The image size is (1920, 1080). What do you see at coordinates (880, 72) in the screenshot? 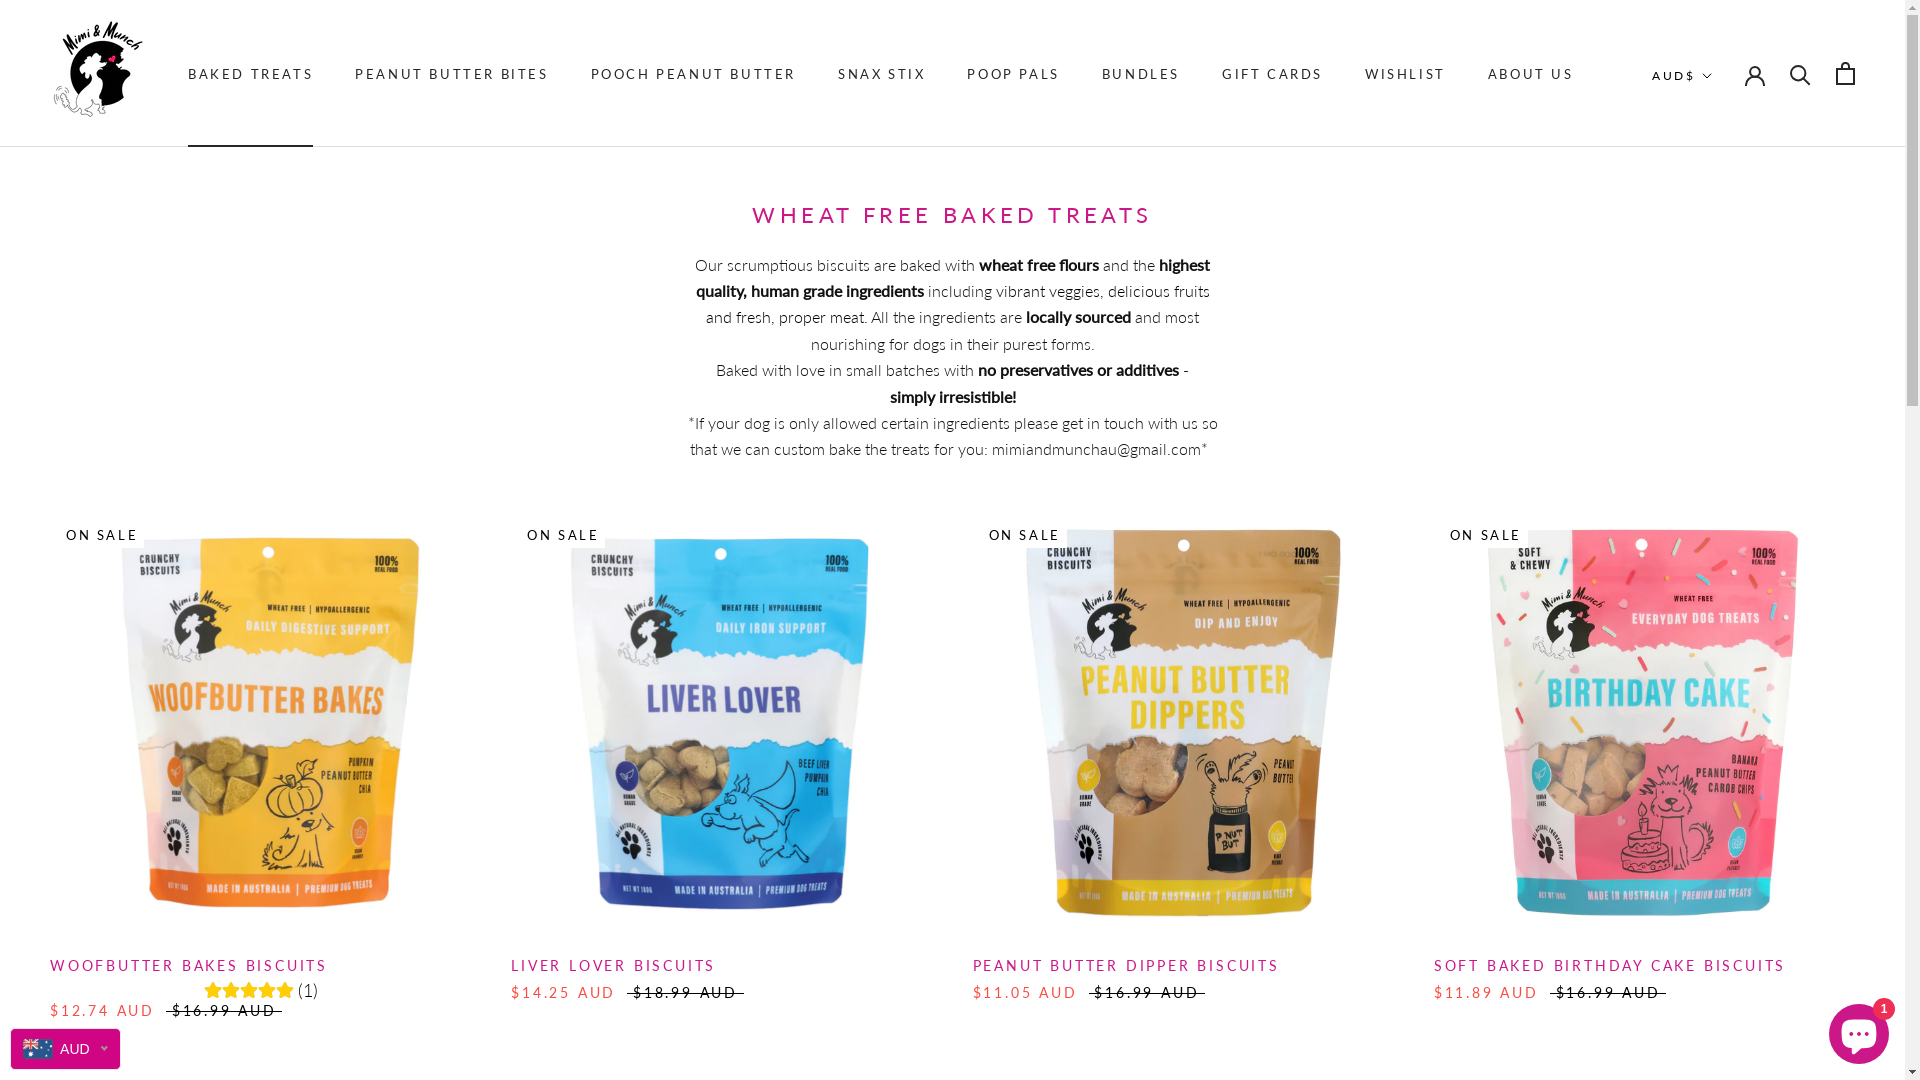
I see `'SNAX STIX` at bounding box center [880, 72].